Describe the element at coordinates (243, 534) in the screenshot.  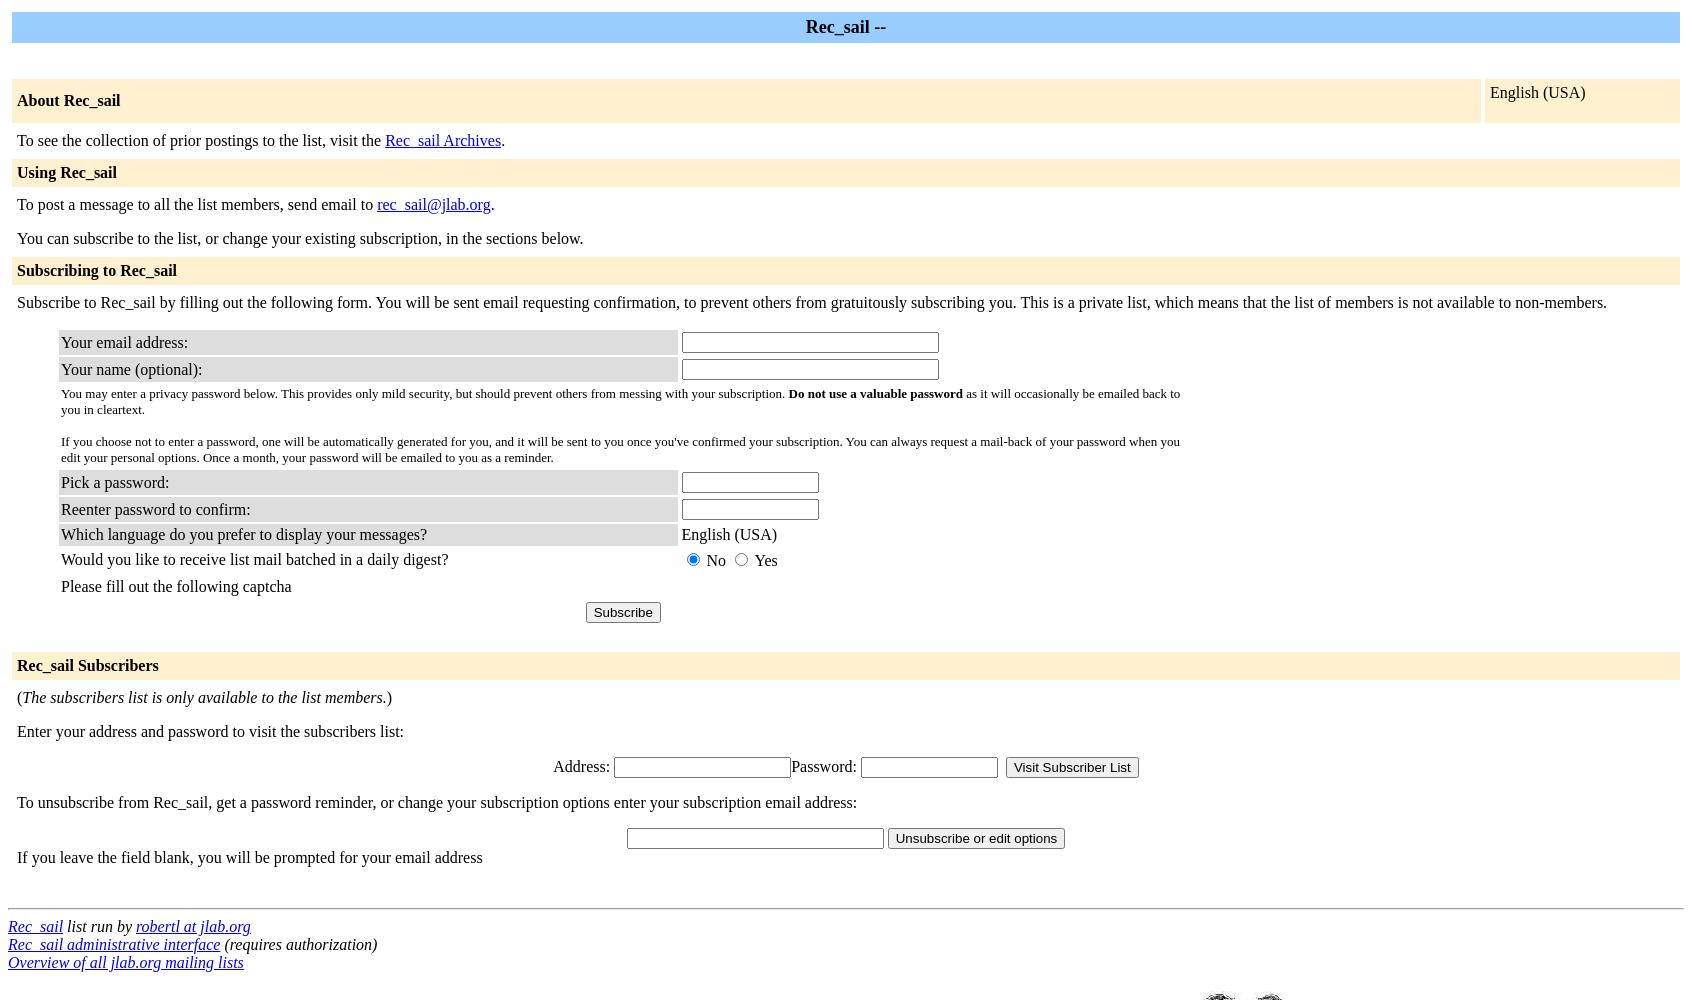
I see `'Which language do you prefer to display your messages?'` at that location.